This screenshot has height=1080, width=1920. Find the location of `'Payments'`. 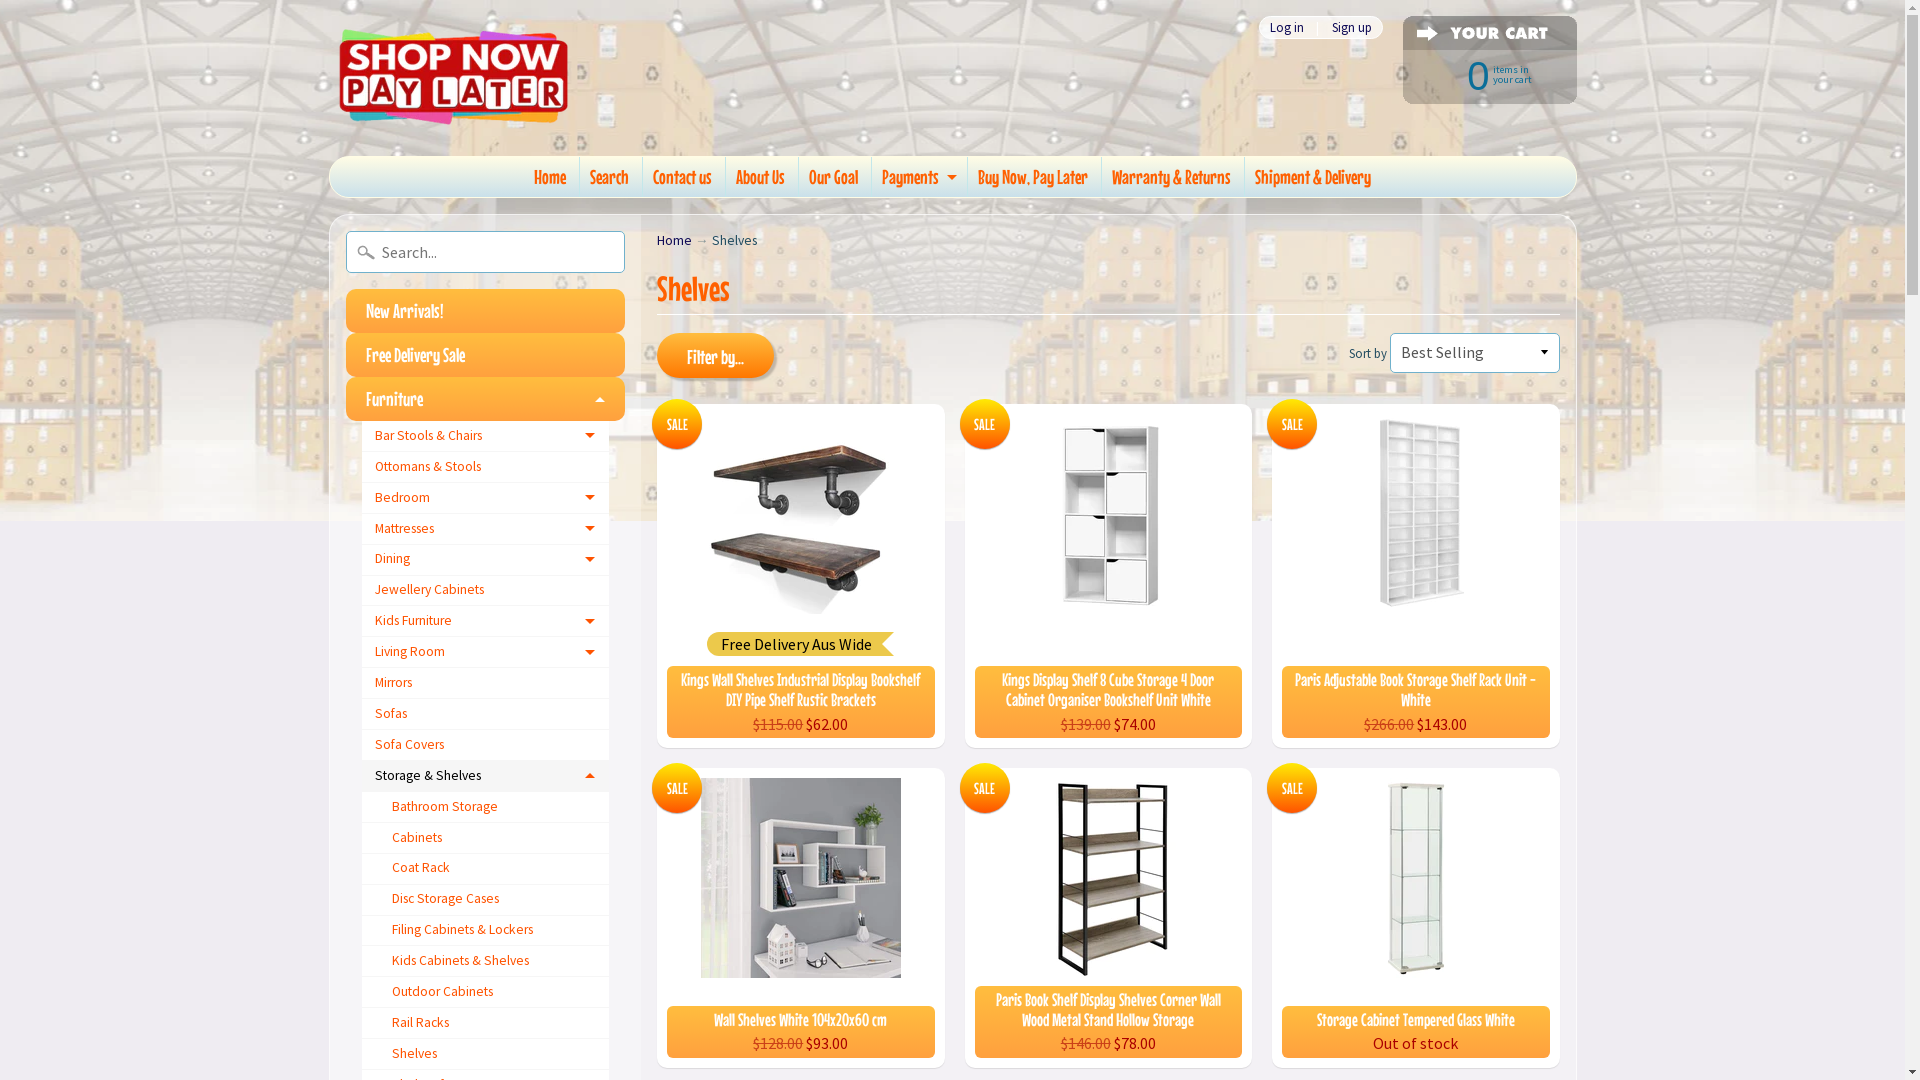

'Payments' is located at coordinates (916, 176).